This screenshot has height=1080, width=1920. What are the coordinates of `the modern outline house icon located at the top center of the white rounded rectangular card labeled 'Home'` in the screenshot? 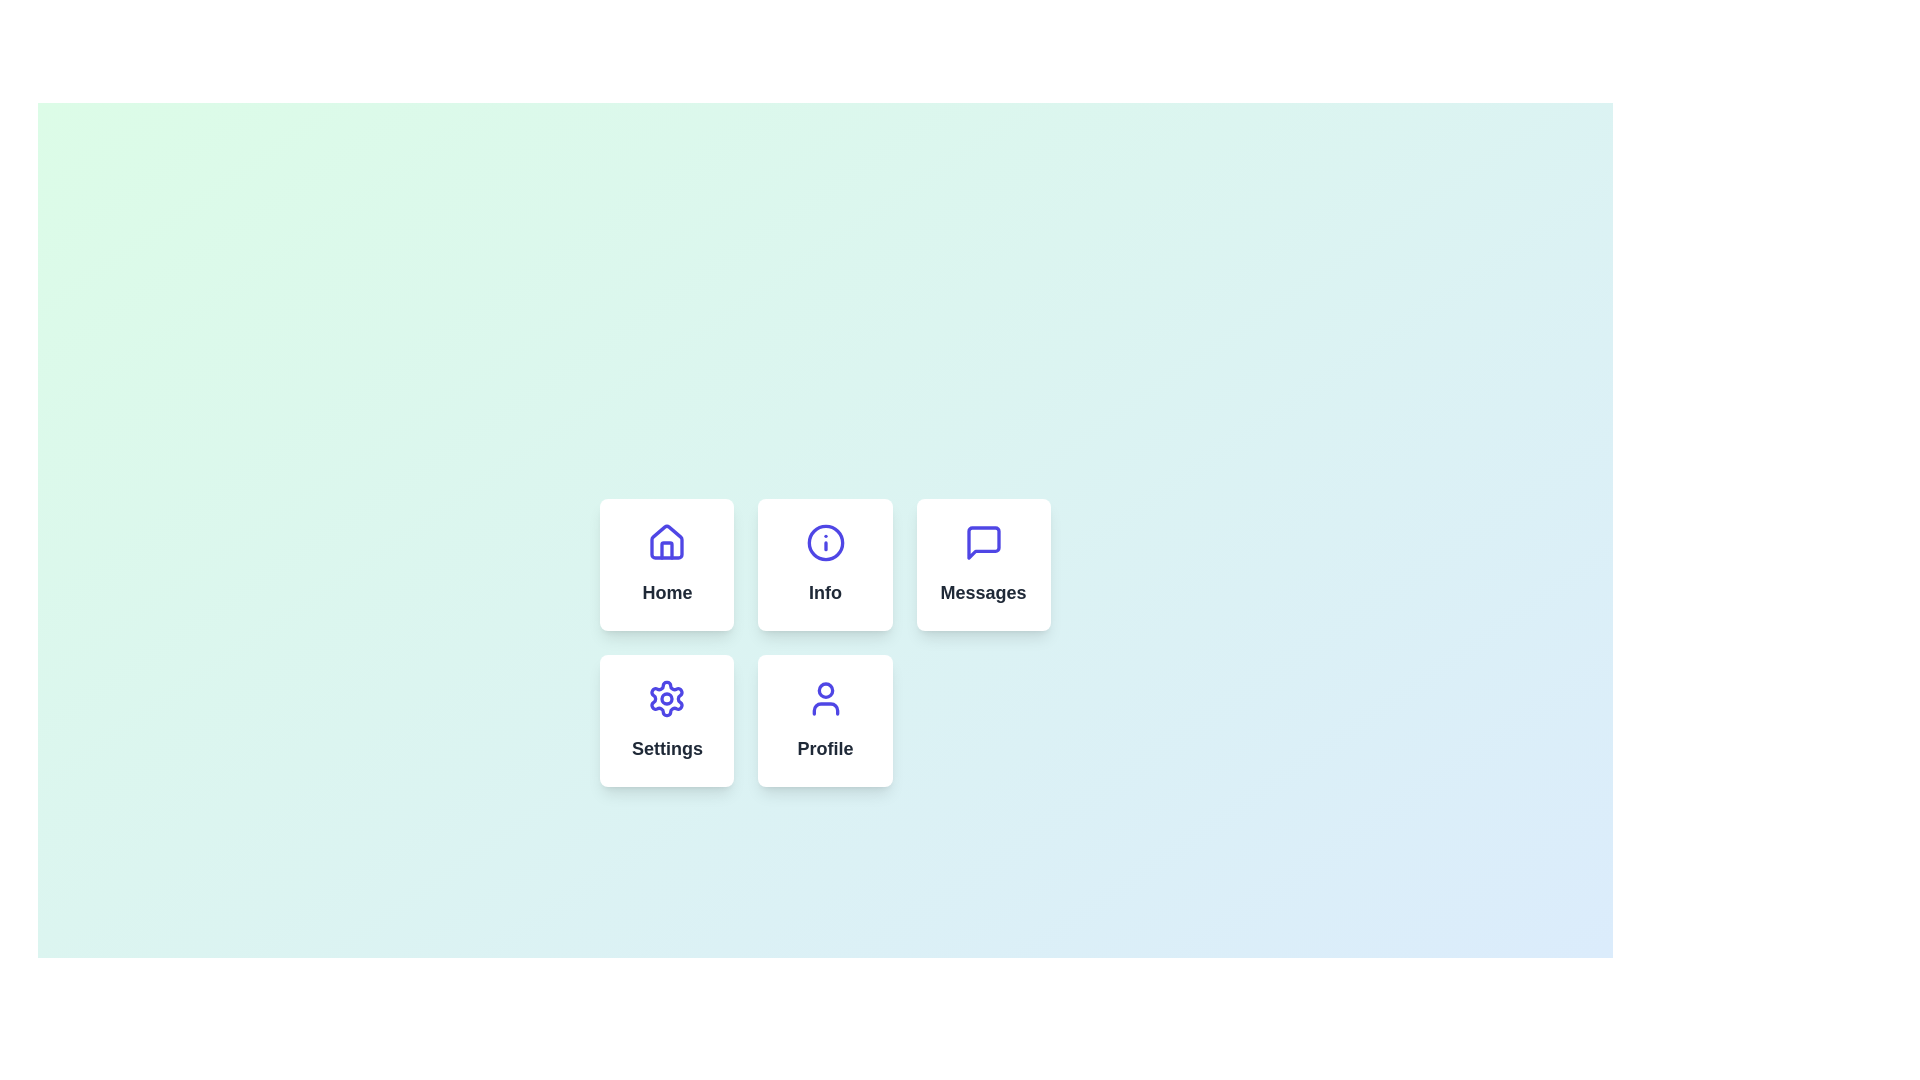 It's located at (667, 543).